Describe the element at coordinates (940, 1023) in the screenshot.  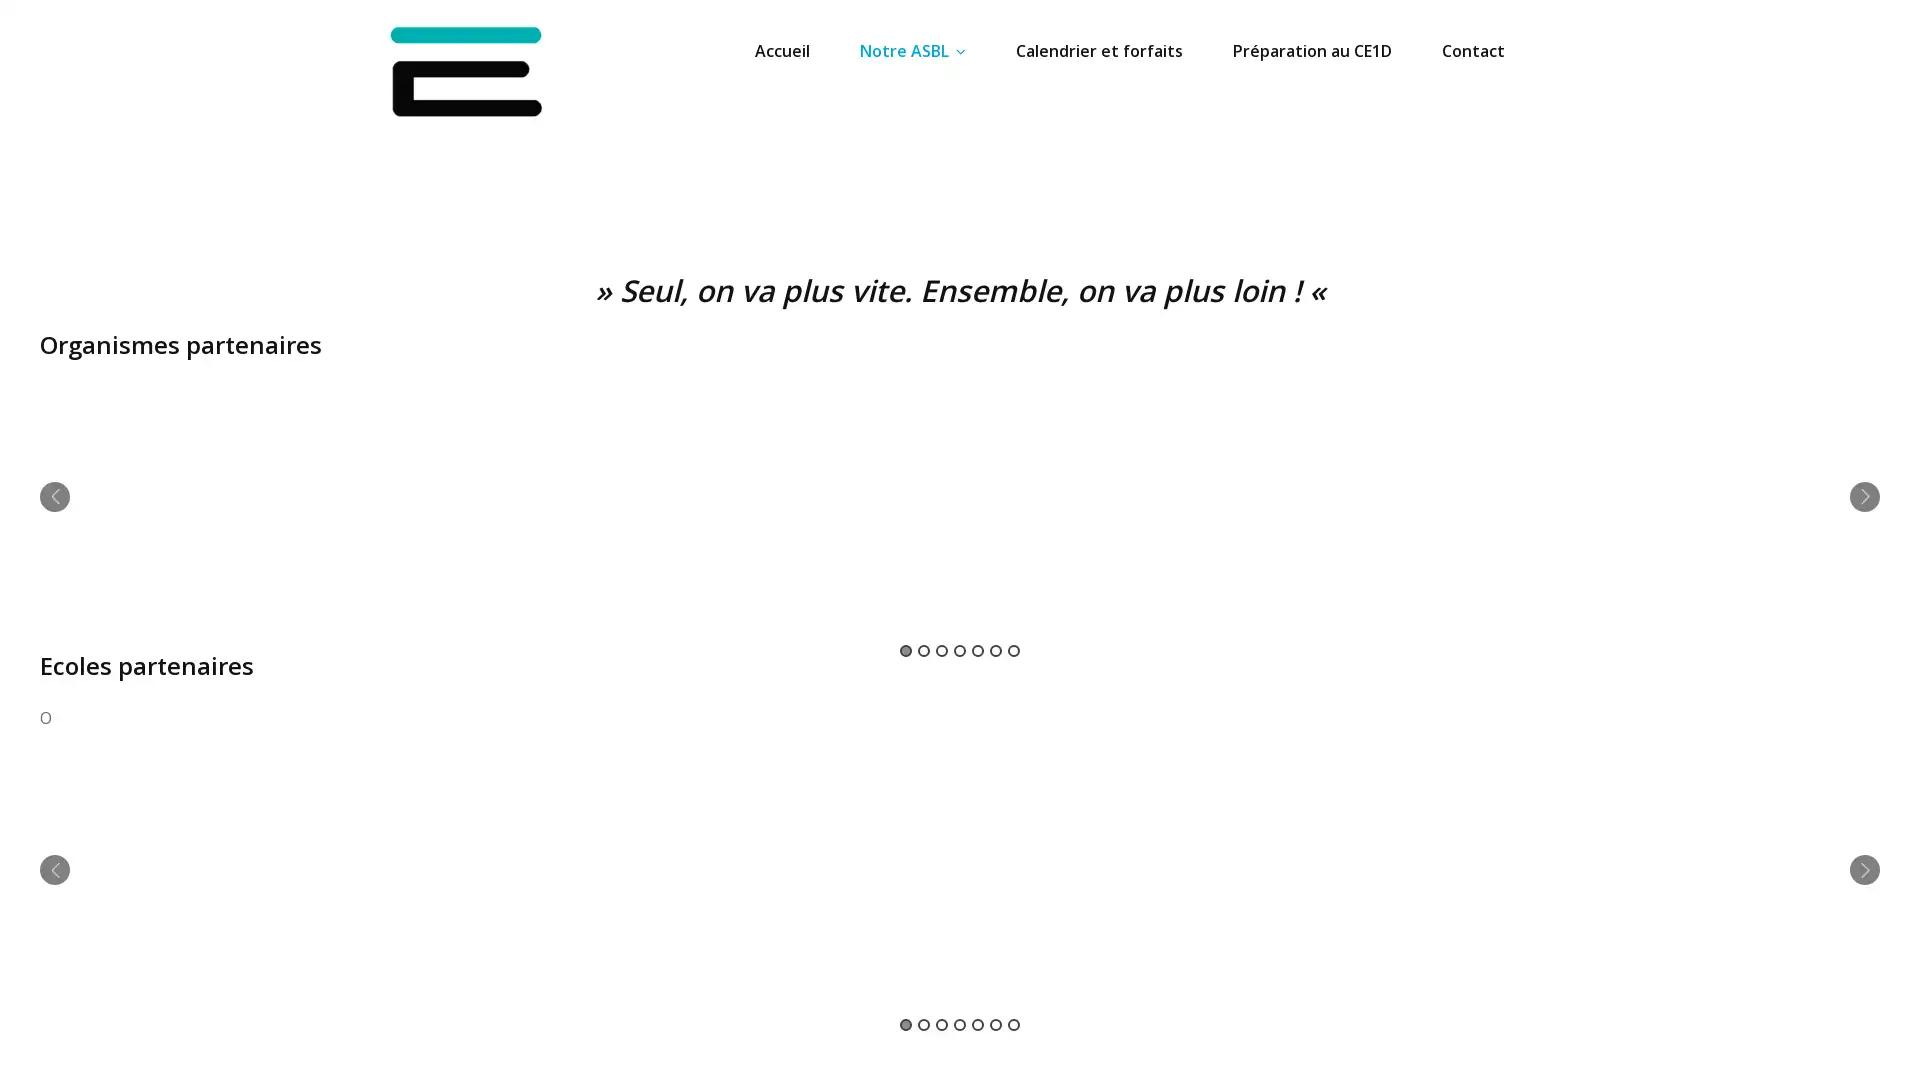
I see `3` at that location.